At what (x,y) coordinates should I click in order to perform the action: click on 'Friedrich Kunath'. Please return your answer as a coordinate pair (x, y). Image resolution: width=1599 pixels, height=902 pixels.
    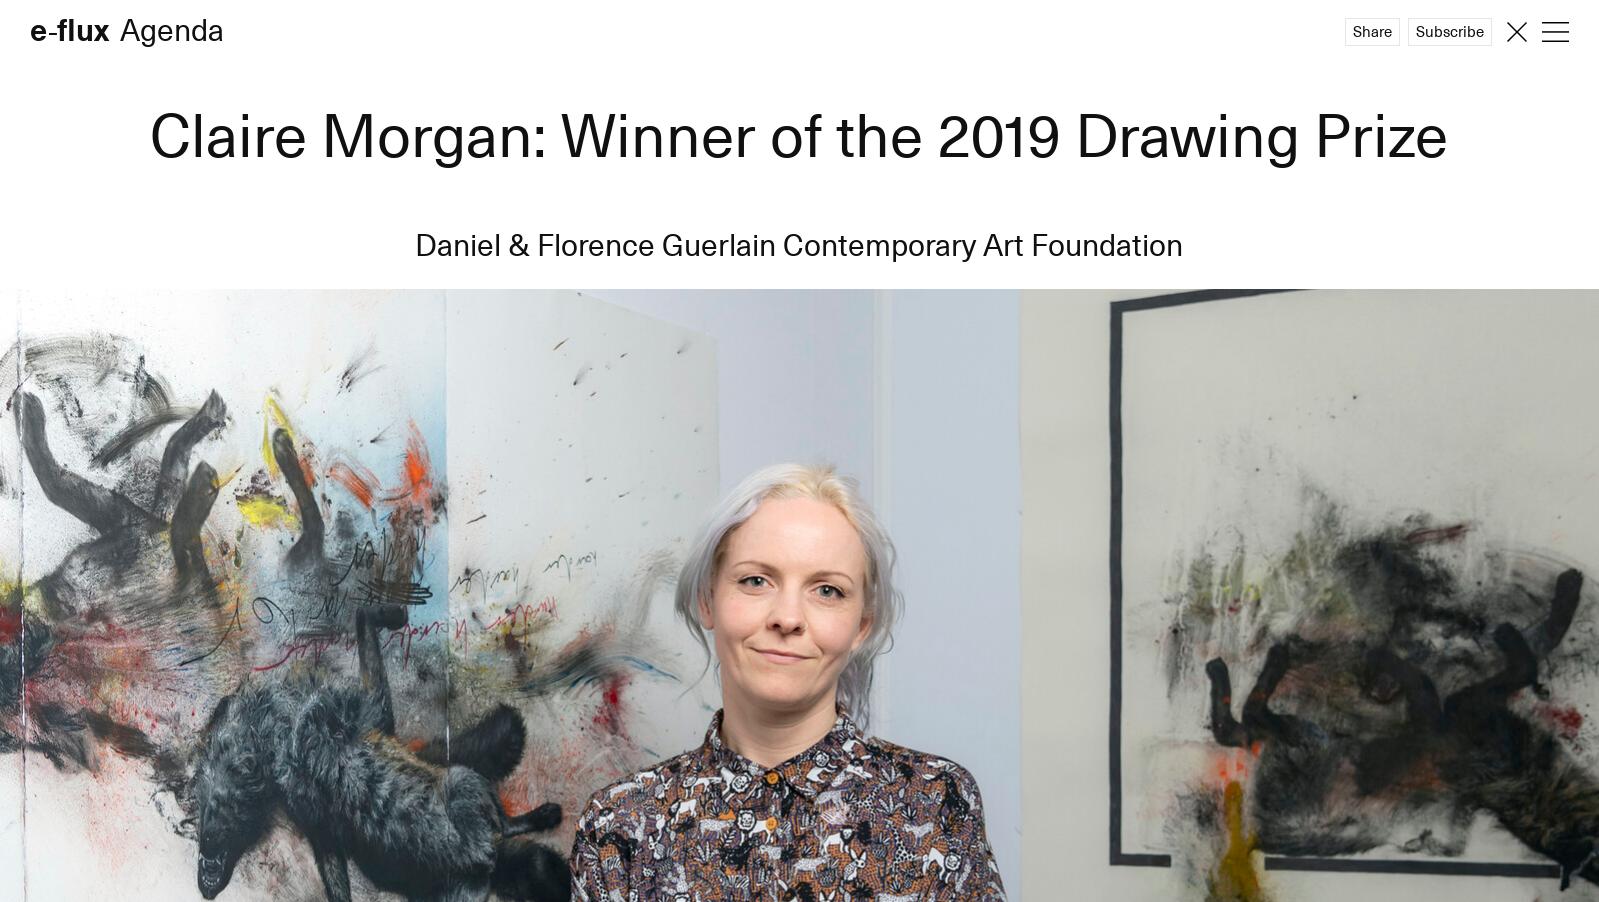
    Looking at the image, I should click on (29, 147).